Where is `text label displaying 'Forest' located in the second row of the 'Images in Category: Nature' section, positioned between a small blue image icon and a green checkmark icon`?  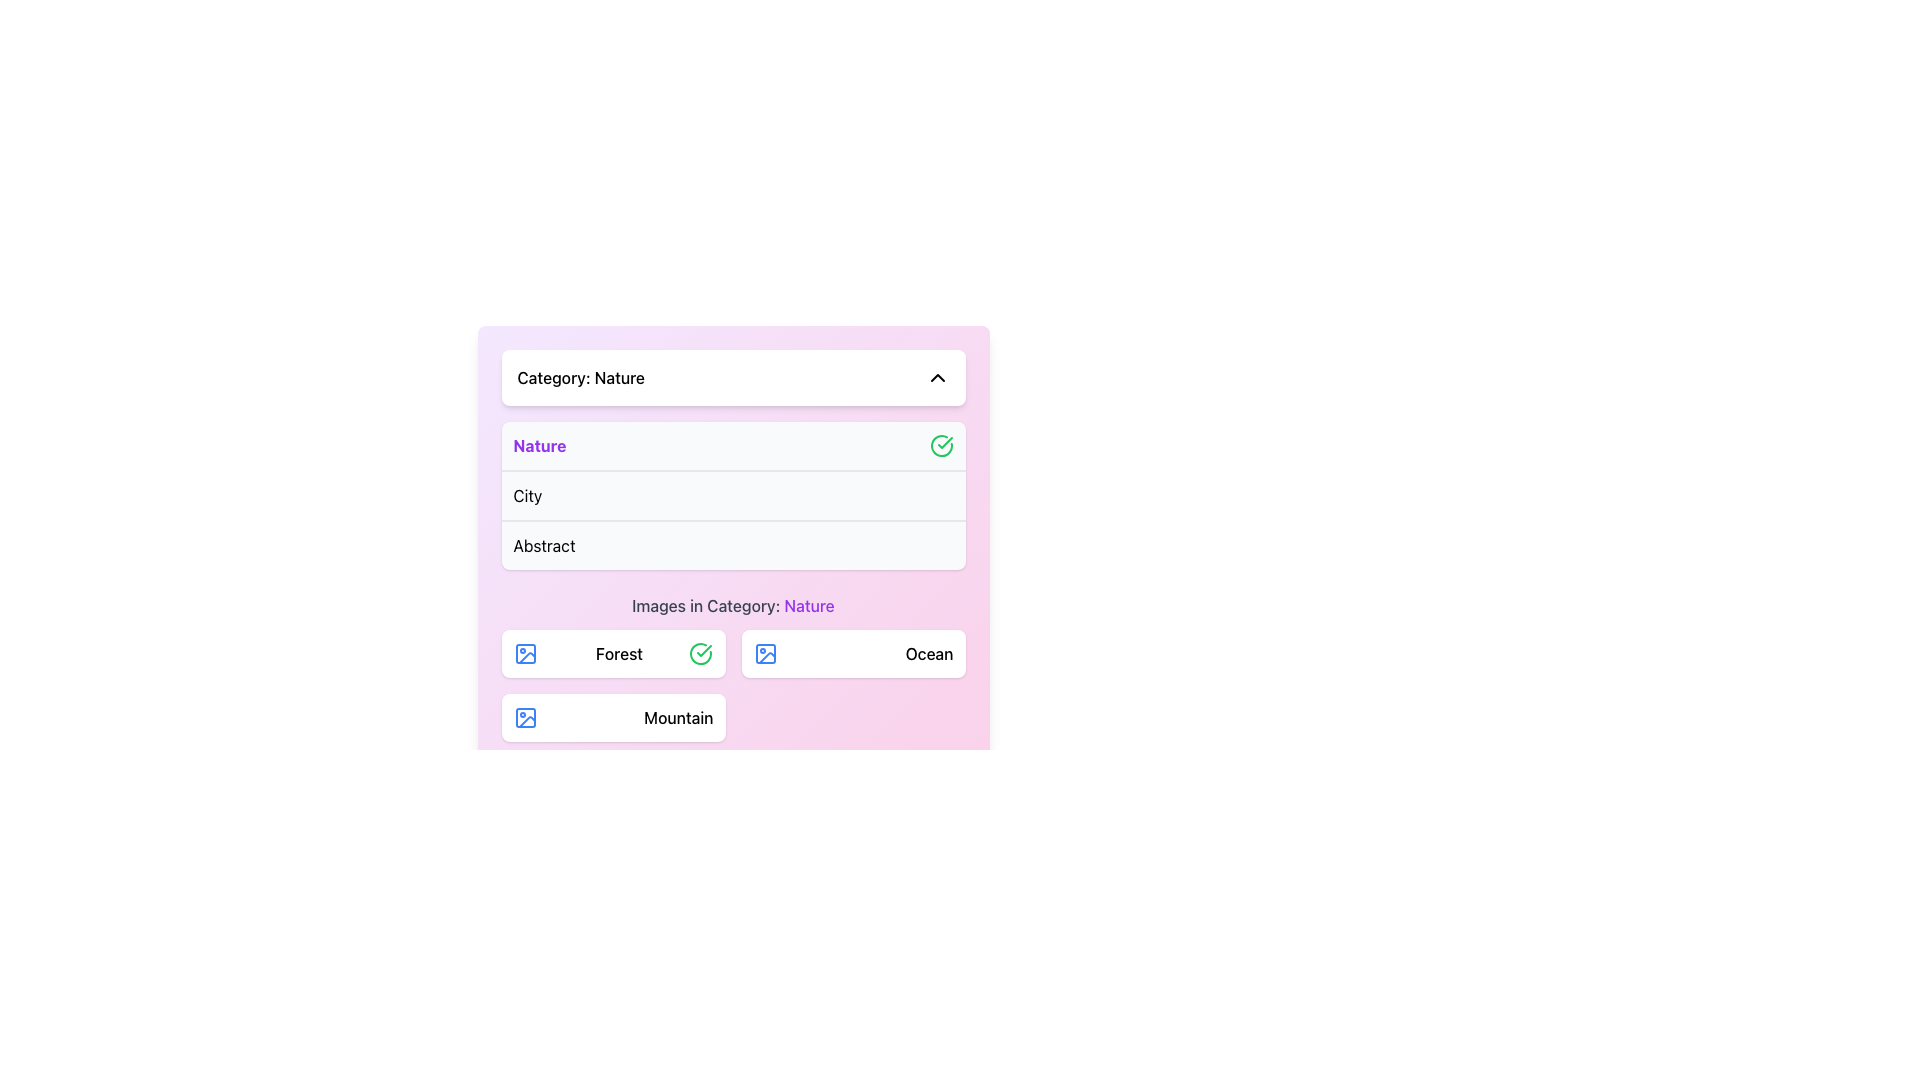
text label displaying 'Forest' located in the second row of the 'Images in Category: Nature' section, positioned between a small blue image icon and a green checkmark icon is located at coordinates (618, 654).